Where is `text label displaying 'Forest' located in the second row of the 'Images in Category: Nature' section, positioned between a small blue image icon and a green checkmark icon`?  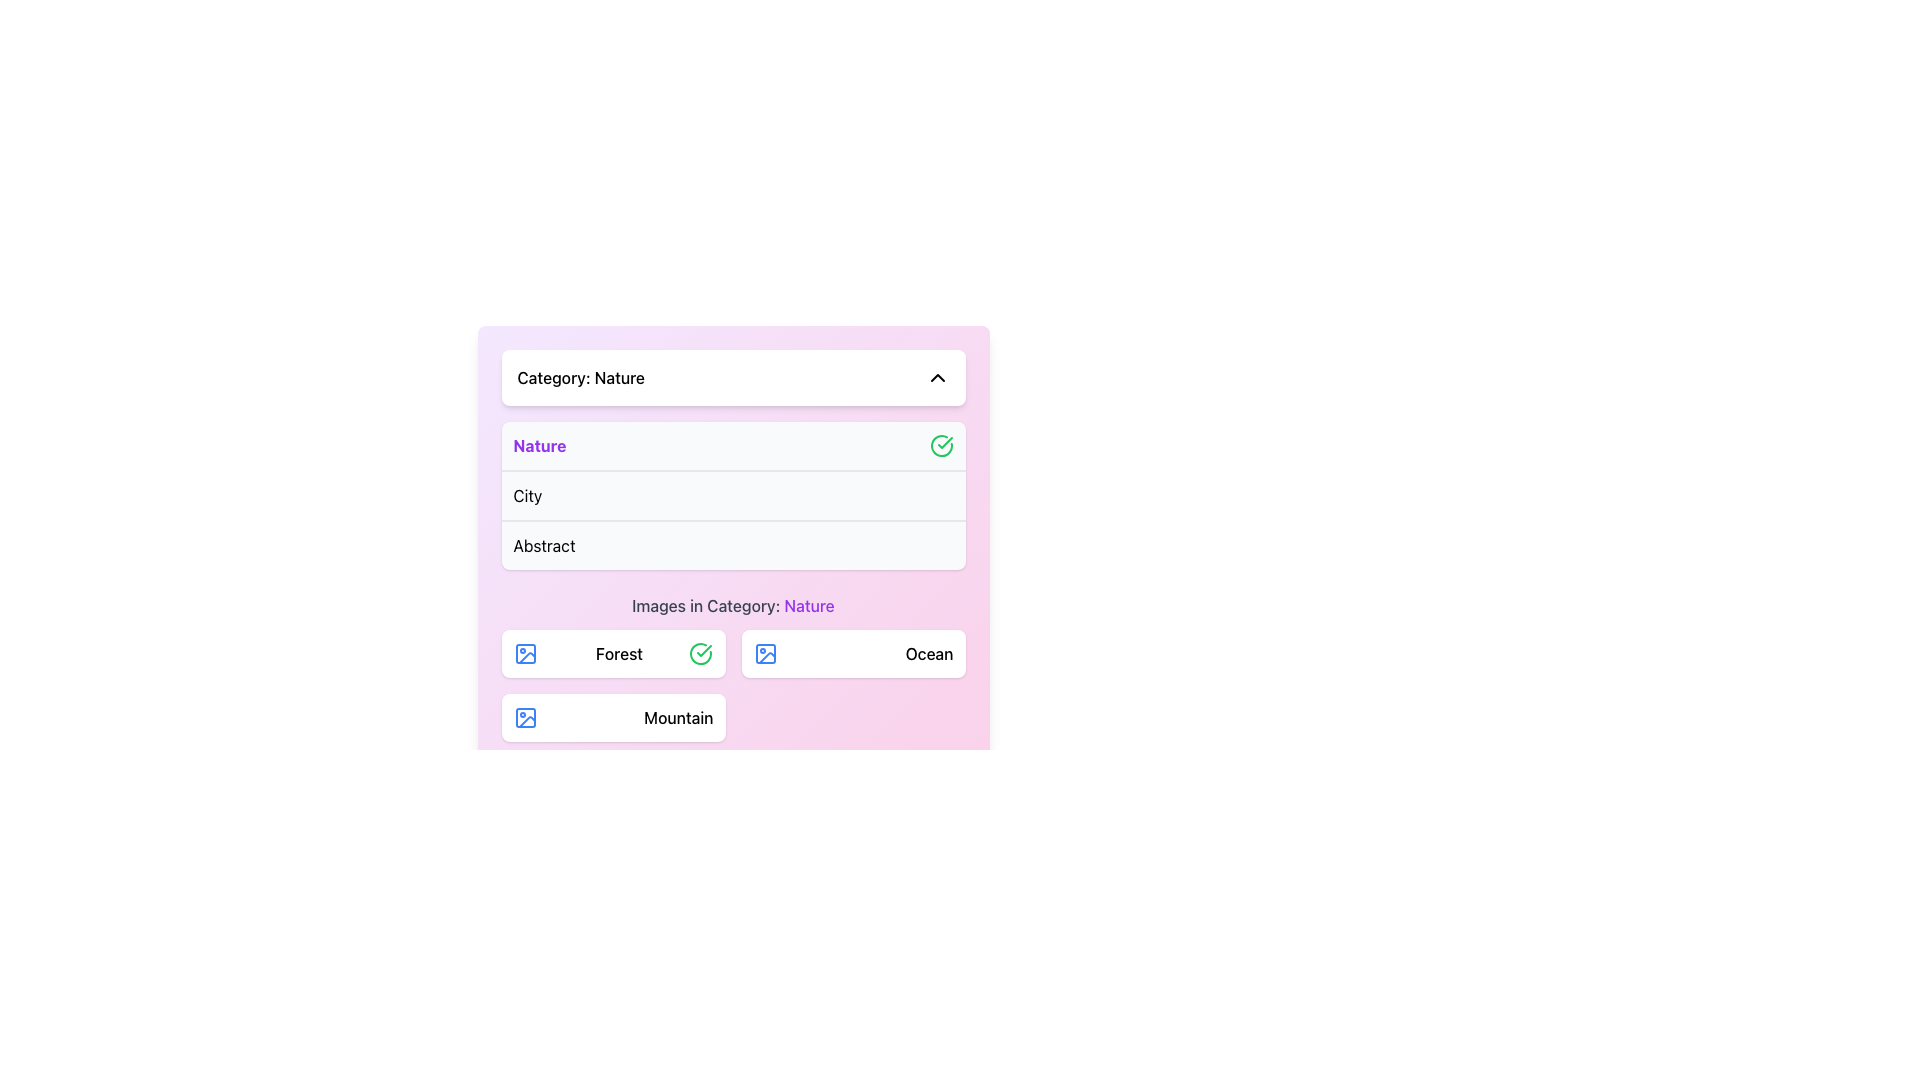
text label displaying 'Forest' located in the second row of the 'Images in Category: Nature' section, positioned between a small blue image icon and a green checkmark icon is located at coordinates (618, 654).